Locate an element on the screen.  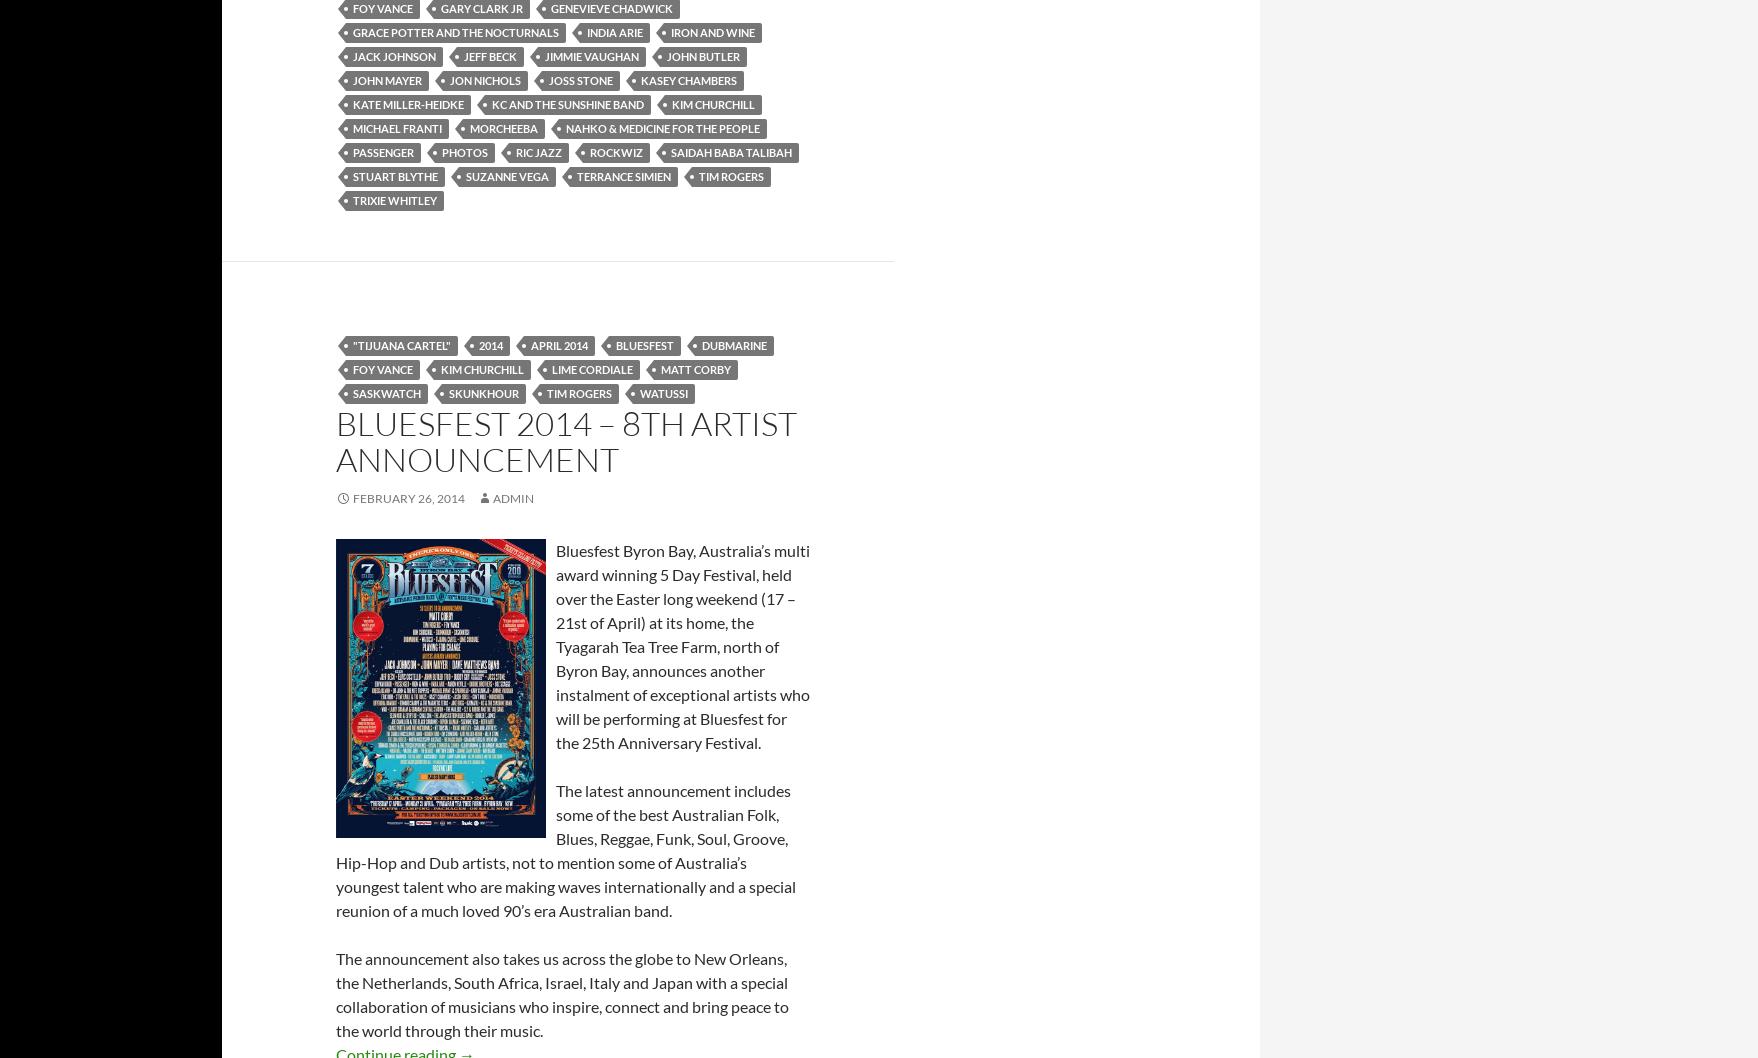
'Joss Stone' is located at coordinates (580, 79).